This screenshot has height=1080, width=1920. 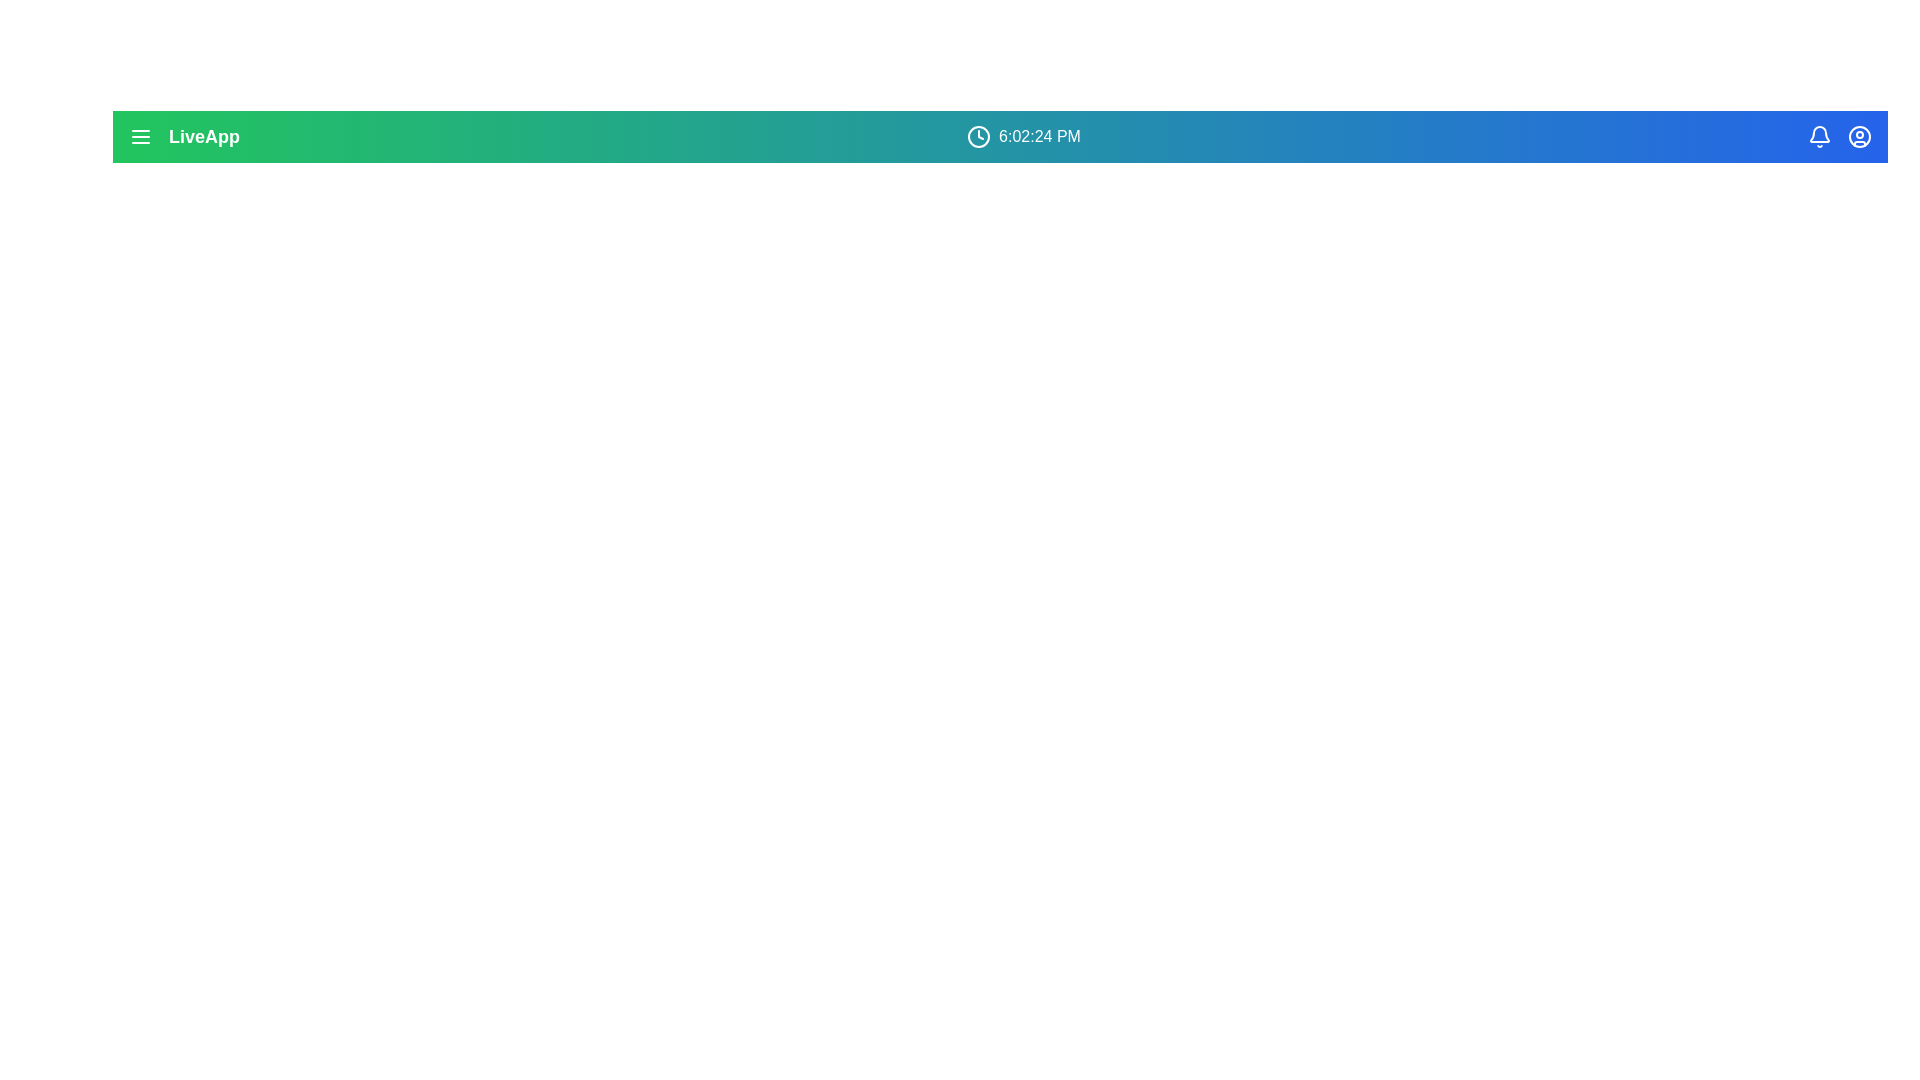 I want to click on the 'LiveApp' text, so click(x=183, y=136).